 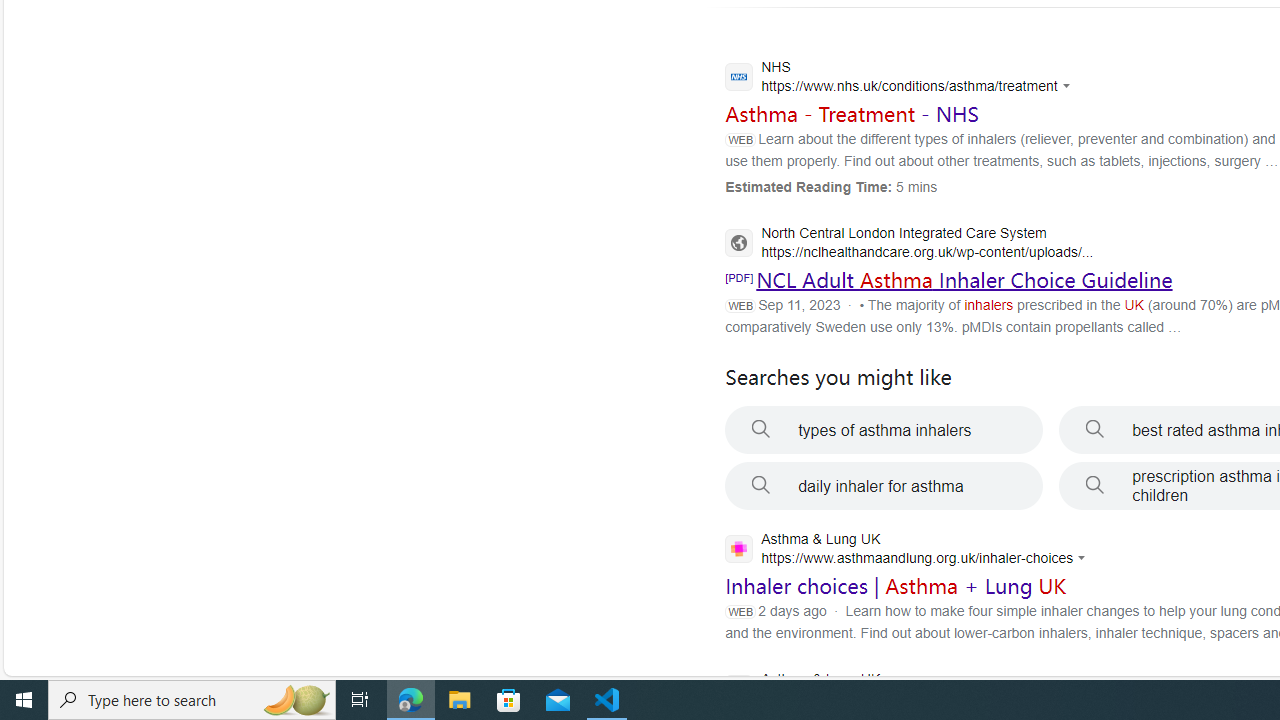 What do you see at coordinates (883, 486) in the screenshot?
I see `'daily inhaler for asthma'` at bounding box center [883, 486].